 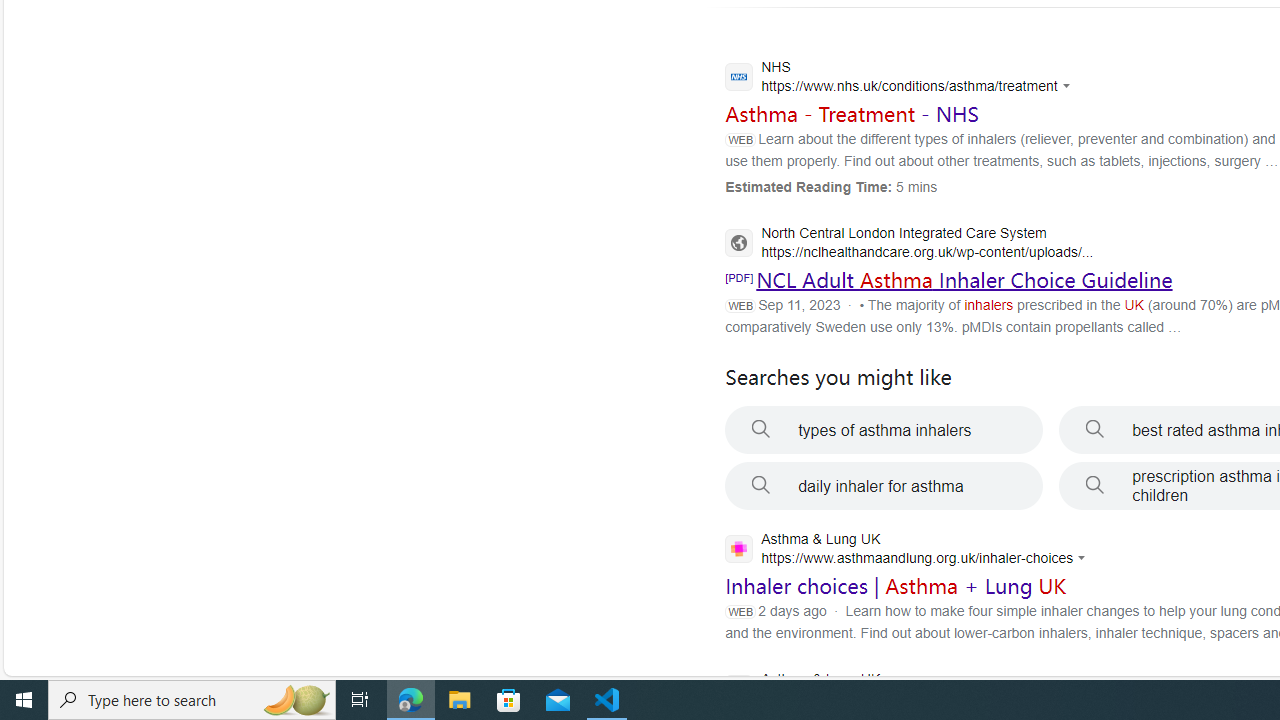 What do you see at coordinates (883, 486) in the screenshot?
I see `'daily inhaler for asthma'` at bounding box center [883, 486].